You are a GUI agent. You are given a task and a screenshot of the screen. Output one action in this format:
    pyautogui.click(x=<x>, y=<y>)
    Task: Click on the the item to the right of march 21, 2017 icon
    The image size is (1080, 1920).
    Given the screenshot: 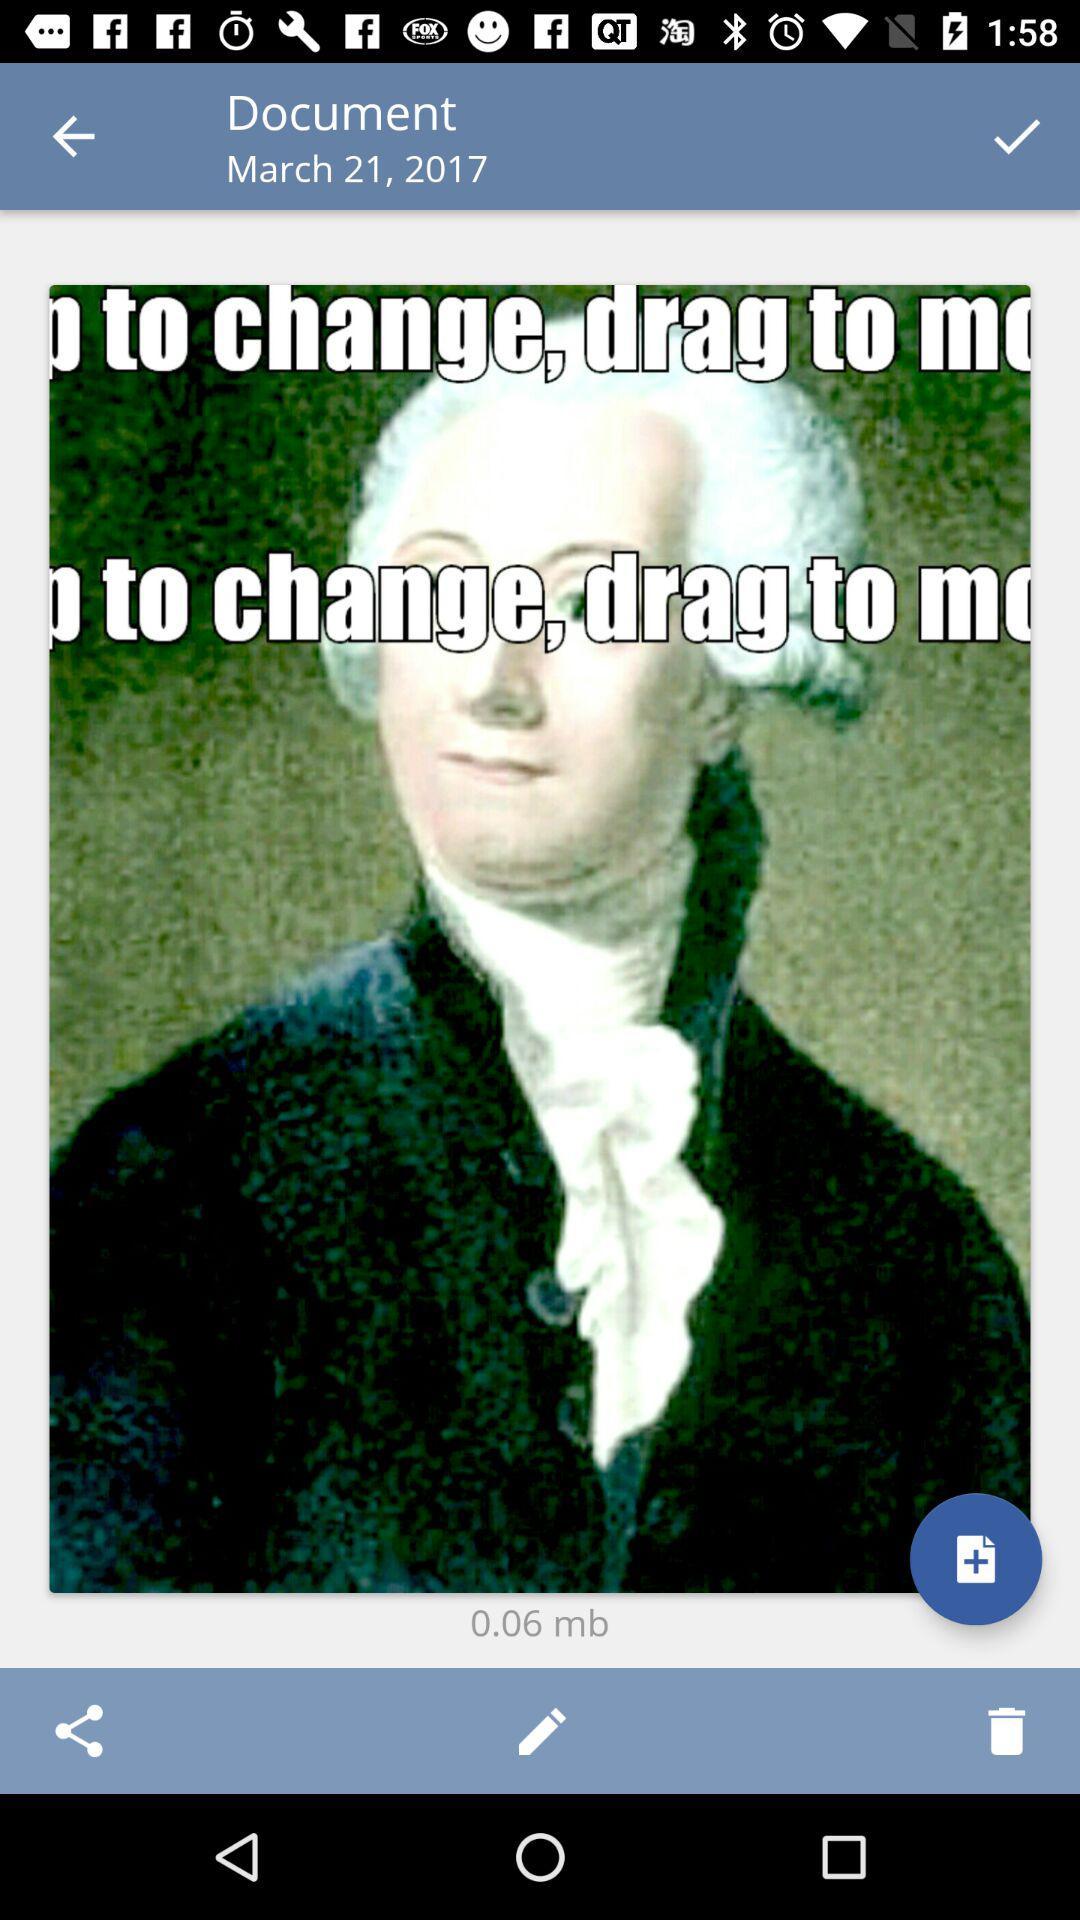 What is the action you would take?
    pyautogui.click(x=1017, y=135)
    